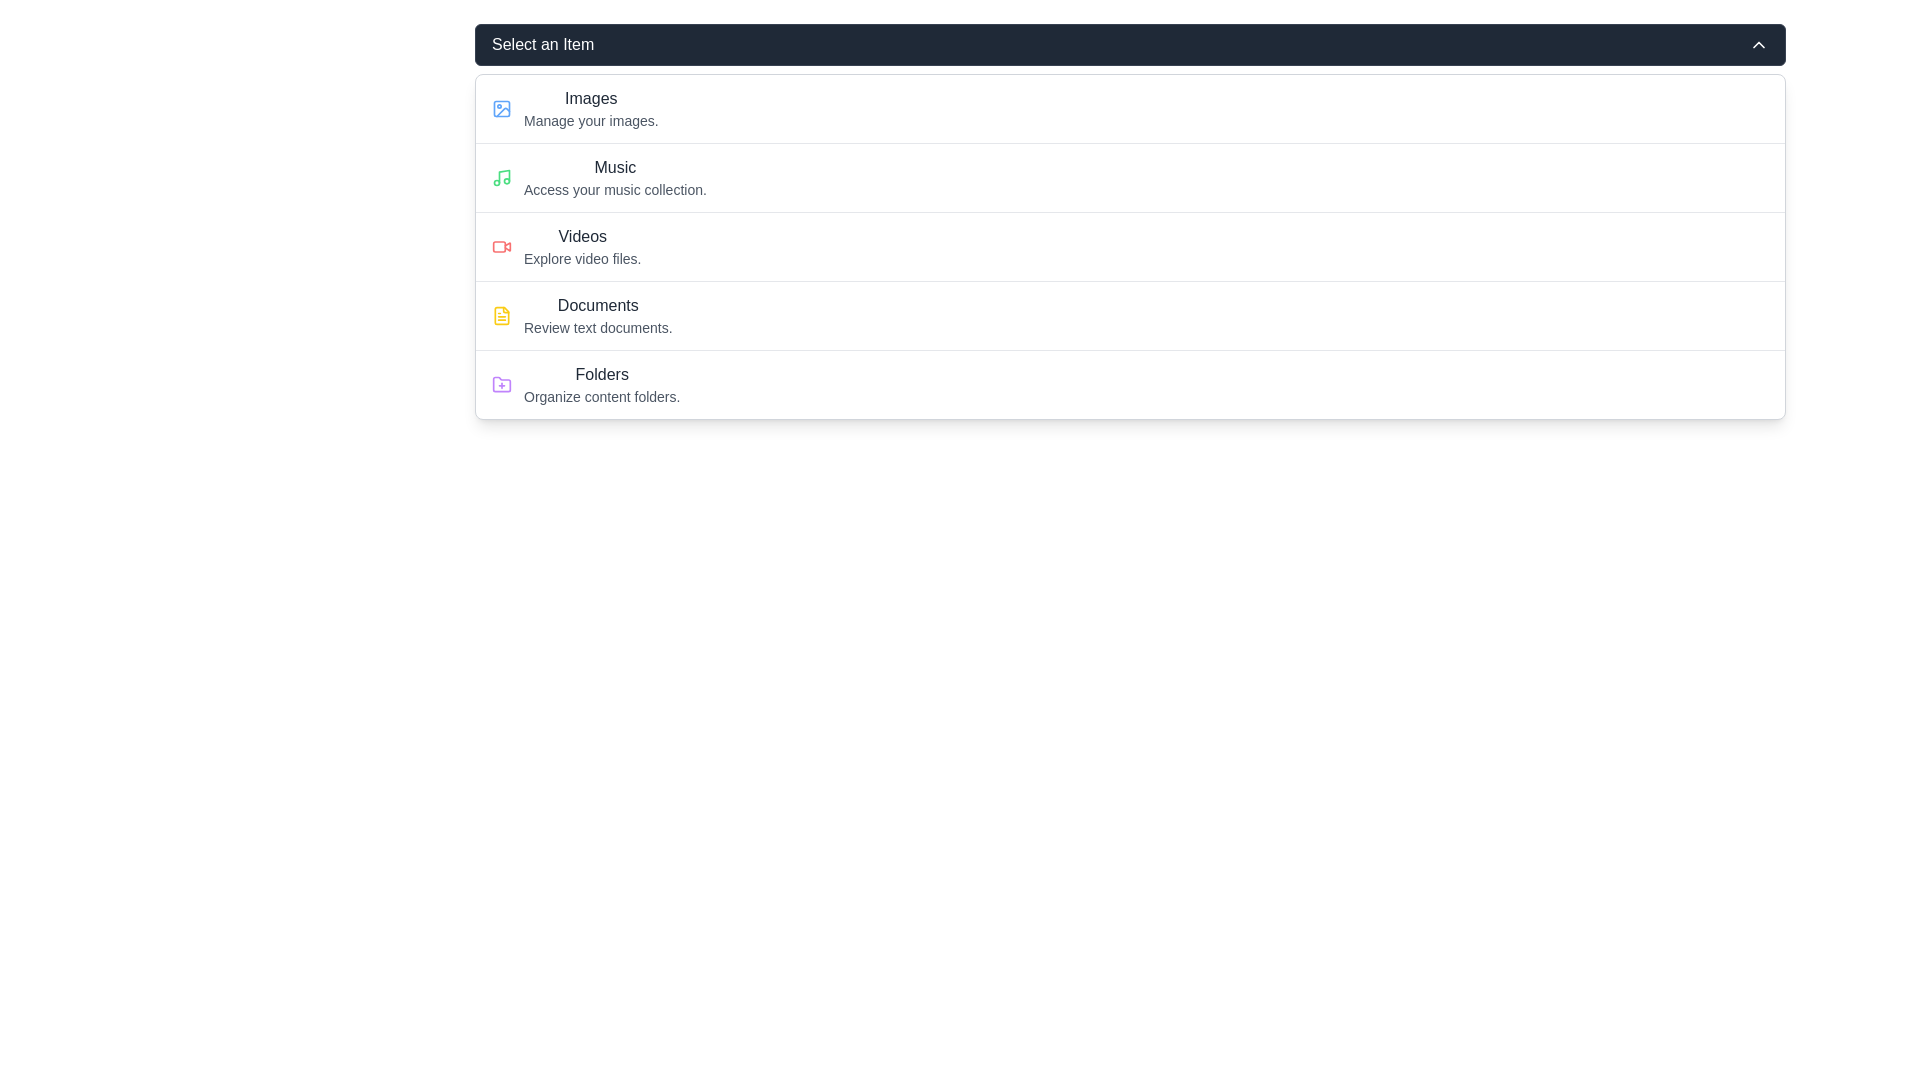 This screenshot has width=1920, height=1080. Describe the element at coordinates (614, 176) in the screenshot. I see `the 'Music' text label, which is the second item in a vertical list and has a supporting subtitle 'Access your music collection.'` at that location.